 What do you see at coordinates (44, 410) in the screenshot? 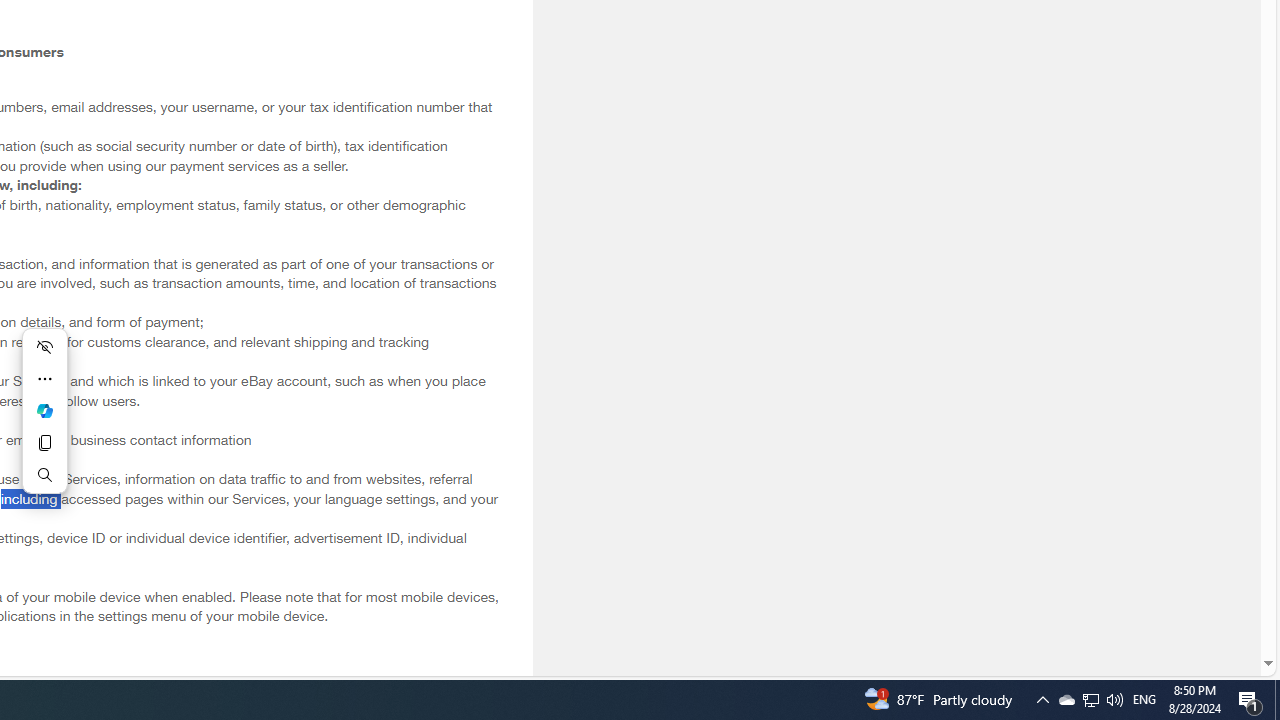
I see `'Ask Copilot'` at bounding box center [44, 410].